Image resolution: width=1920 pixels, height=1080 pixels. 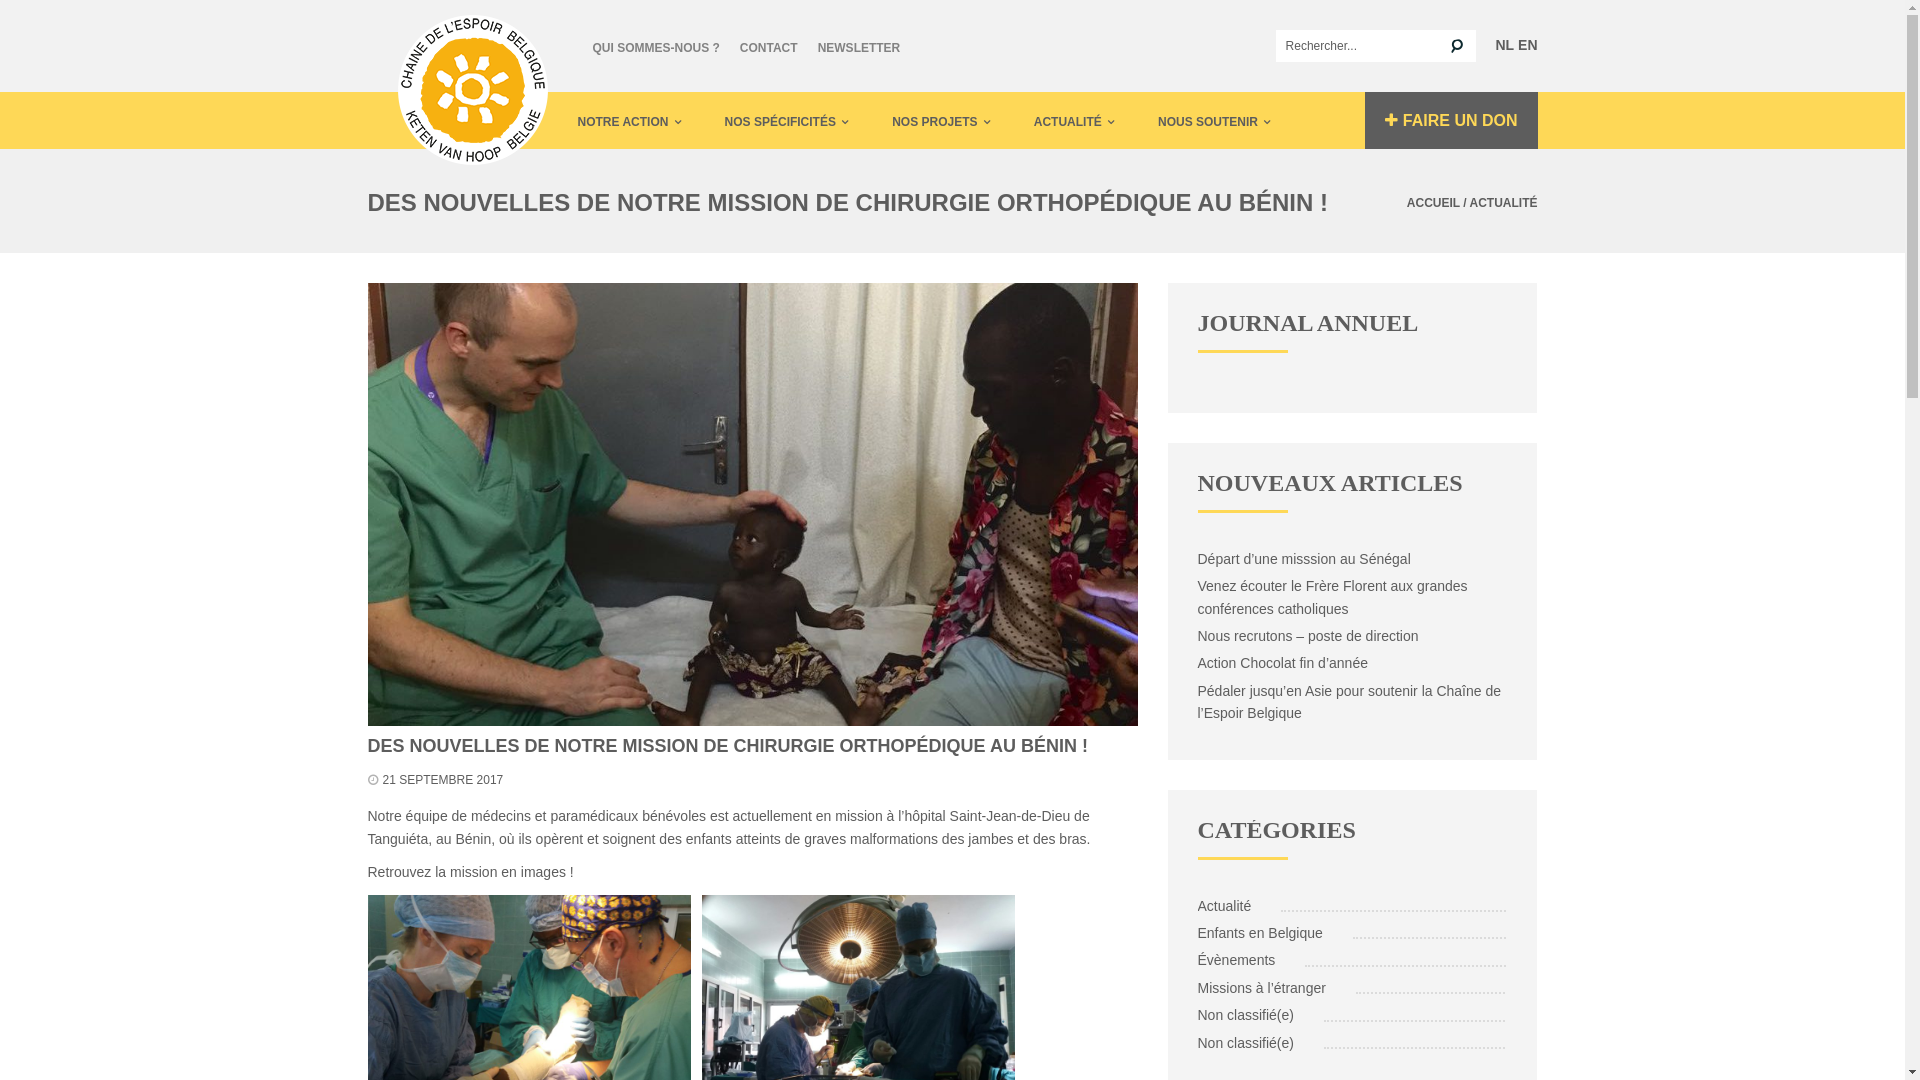 I want to click on '21 SEPTEMBRE 2017', so click(x=441, y=778).